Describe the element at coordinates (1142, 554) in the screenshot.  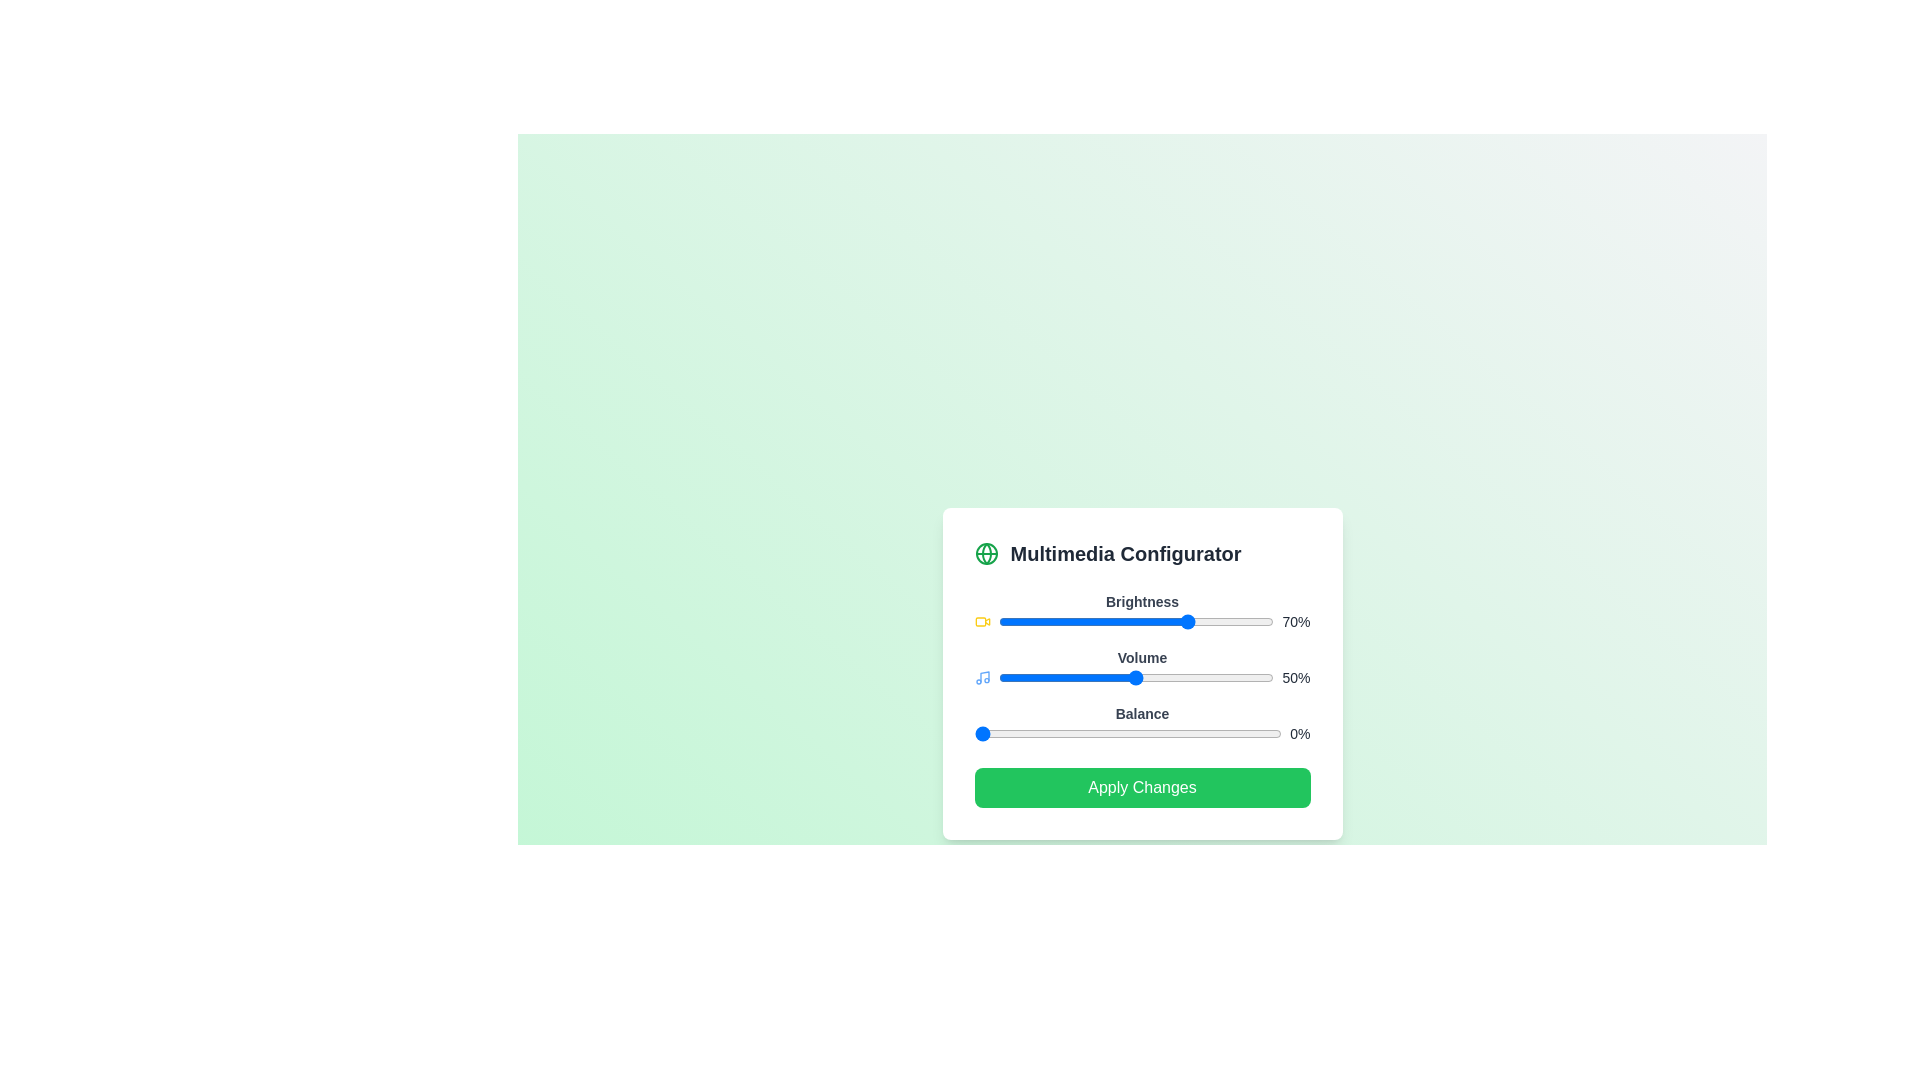
I see `the Multimedia Configurator header` at that location.